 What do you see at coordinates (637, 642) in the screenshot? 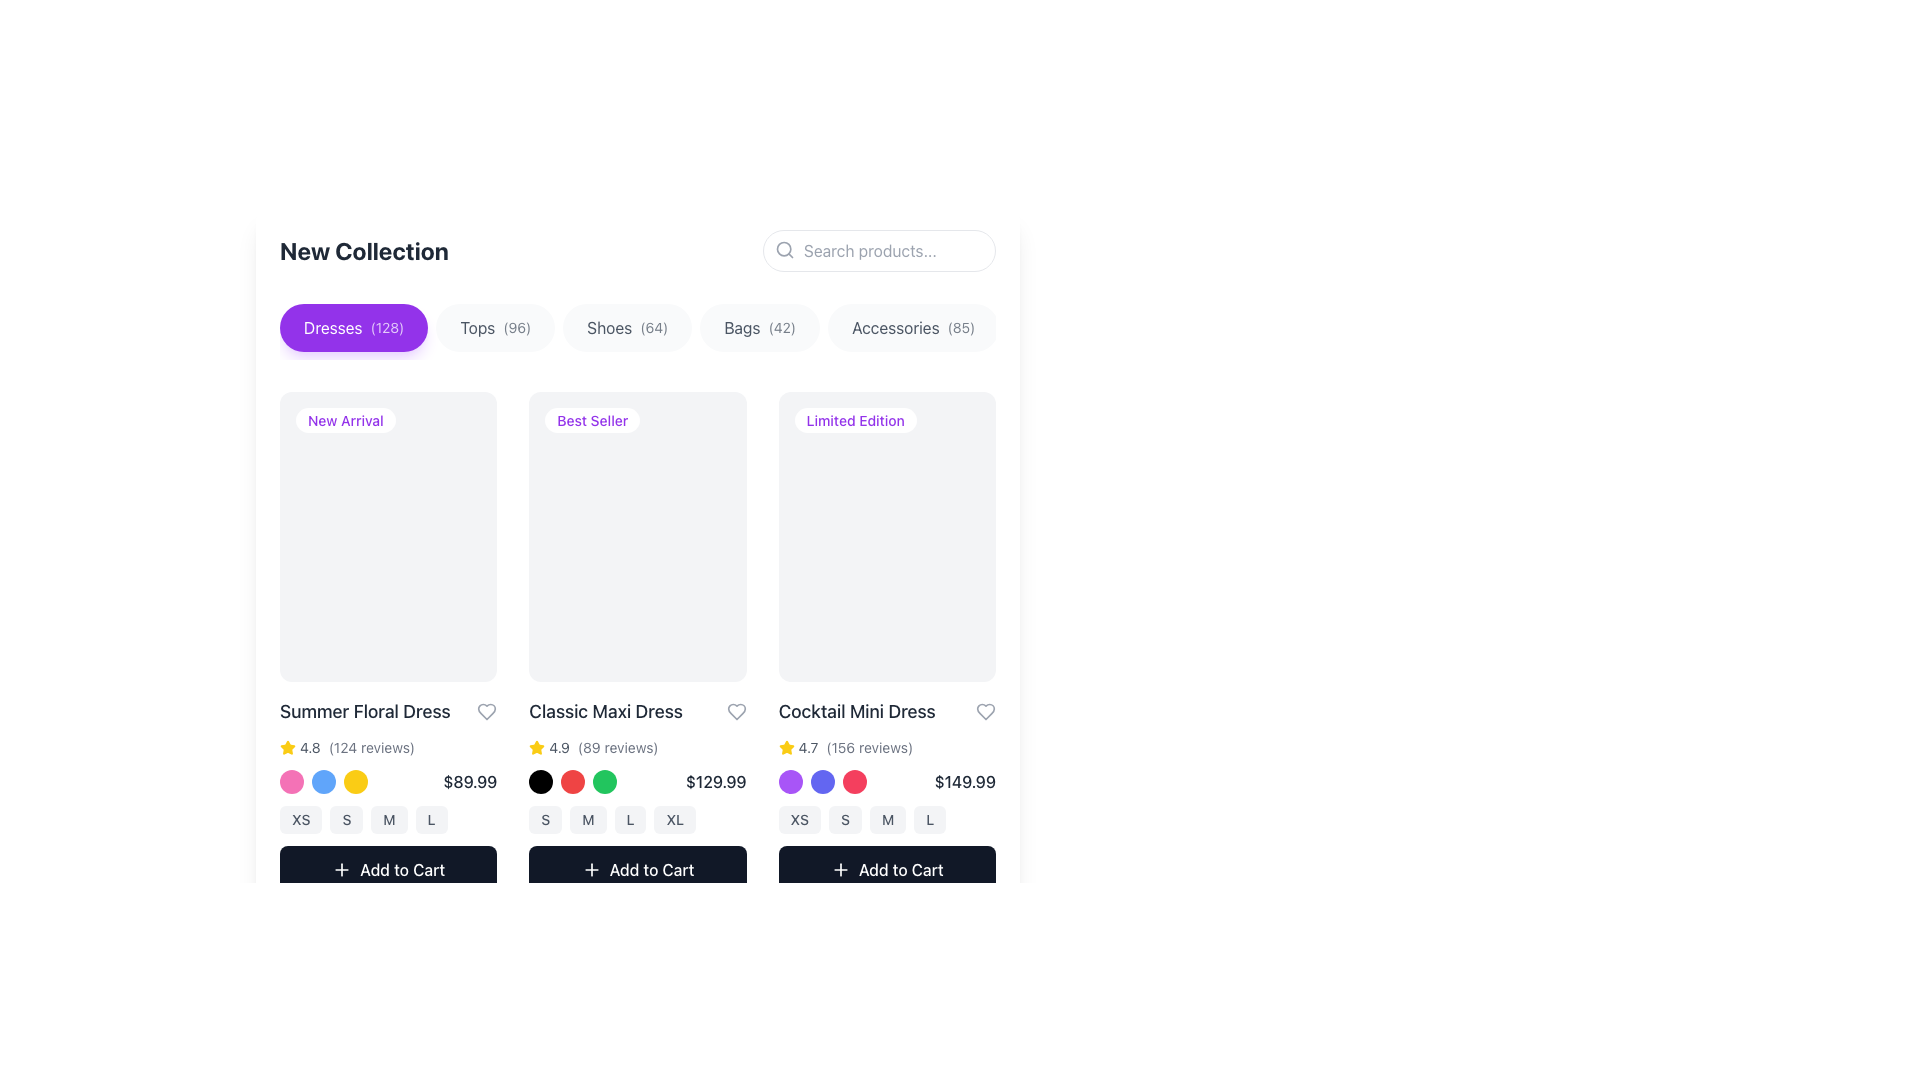
I see `the 'Classic Maxi Dress' product card` at bounding box center [637, 642].